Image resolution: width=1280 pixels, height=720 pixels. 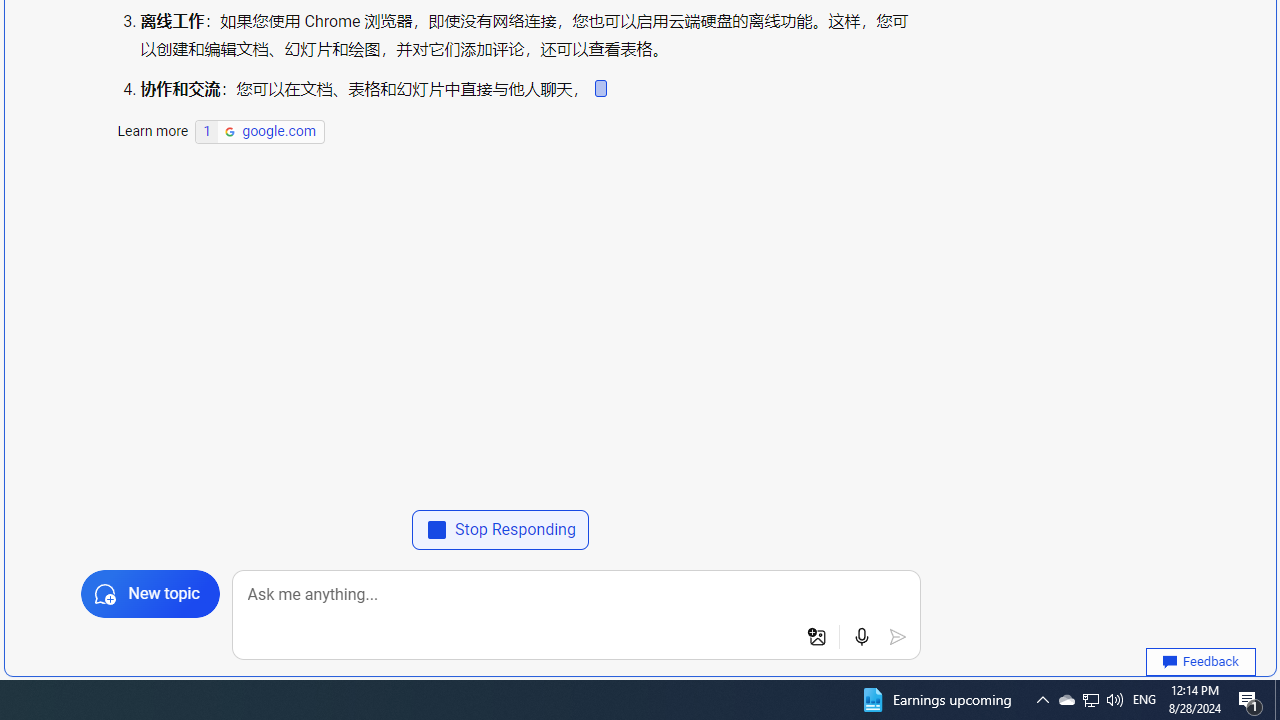 What do you see at coordinates (896, 637) in the screenshot?
I see `'Submit'` at bounding box center [896, 637].